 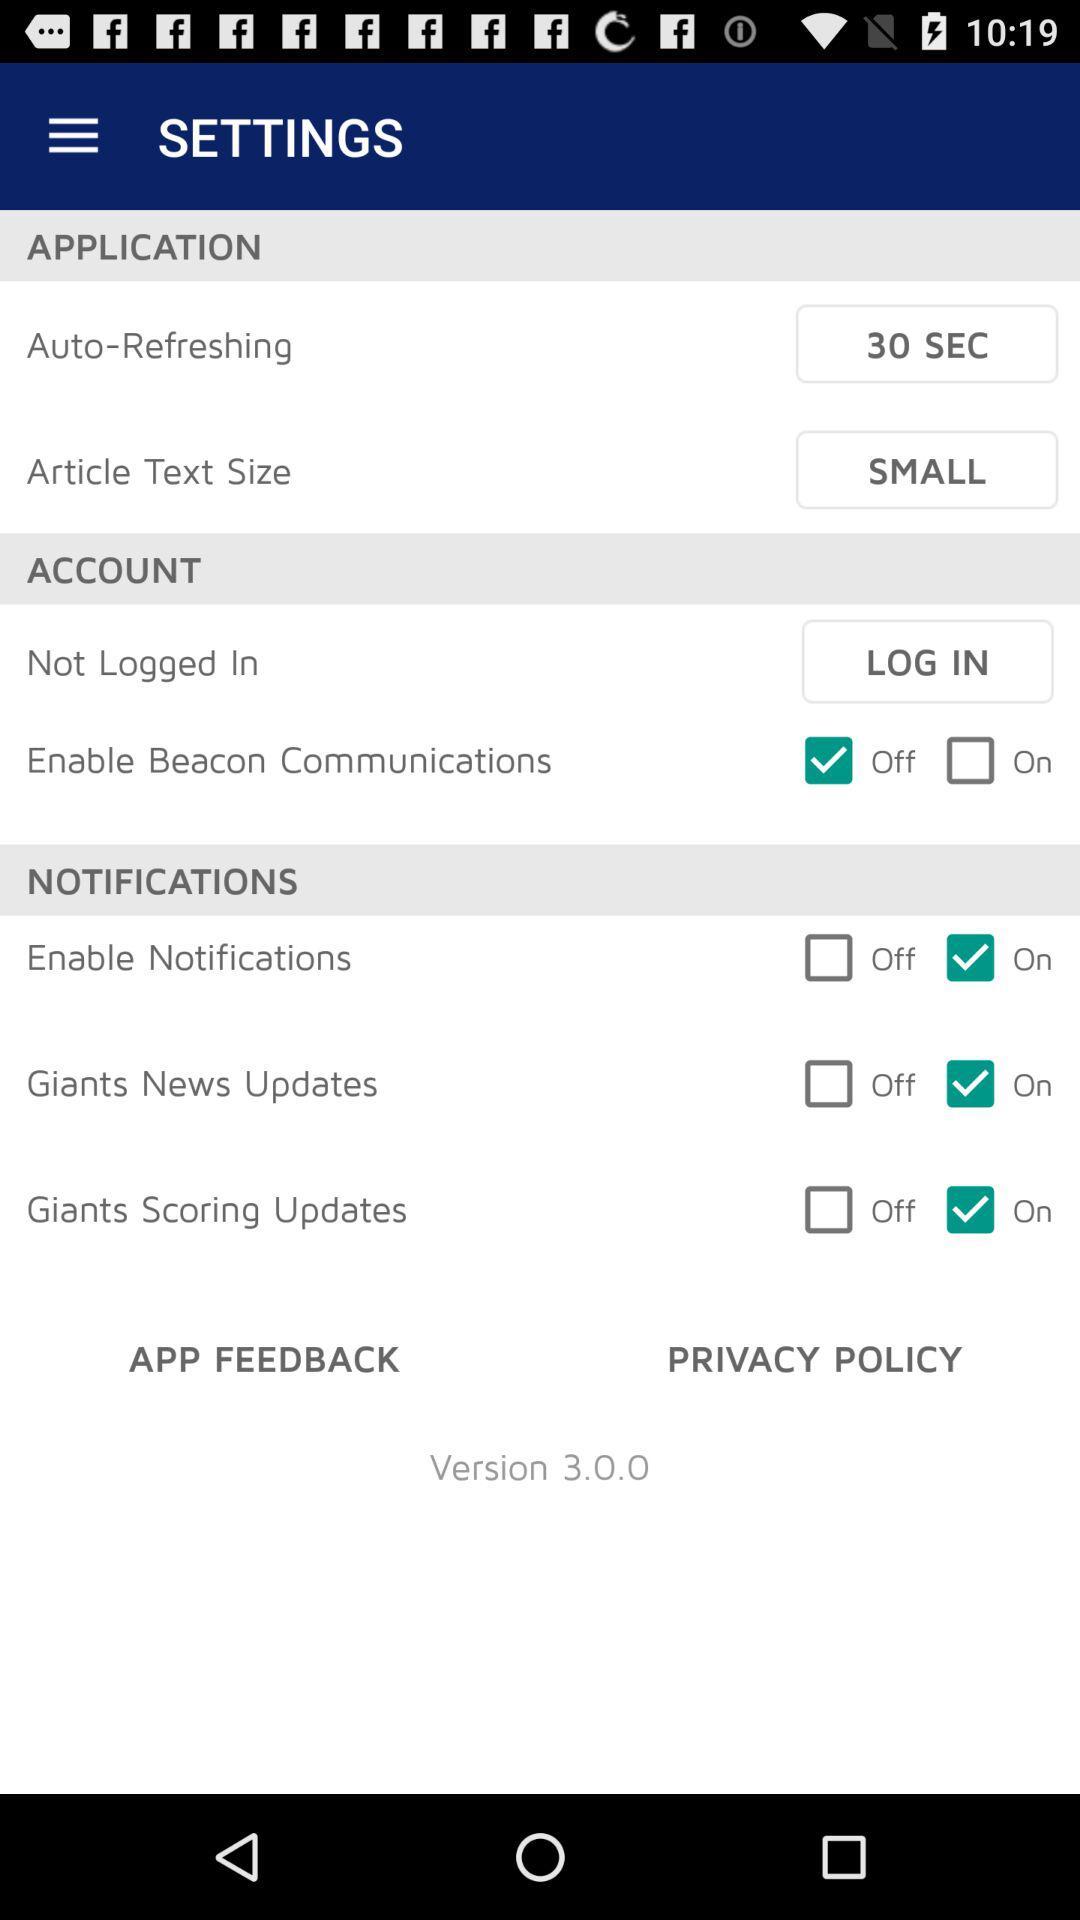 I want to click on item next to settings icon, so click(x=72, y=135).